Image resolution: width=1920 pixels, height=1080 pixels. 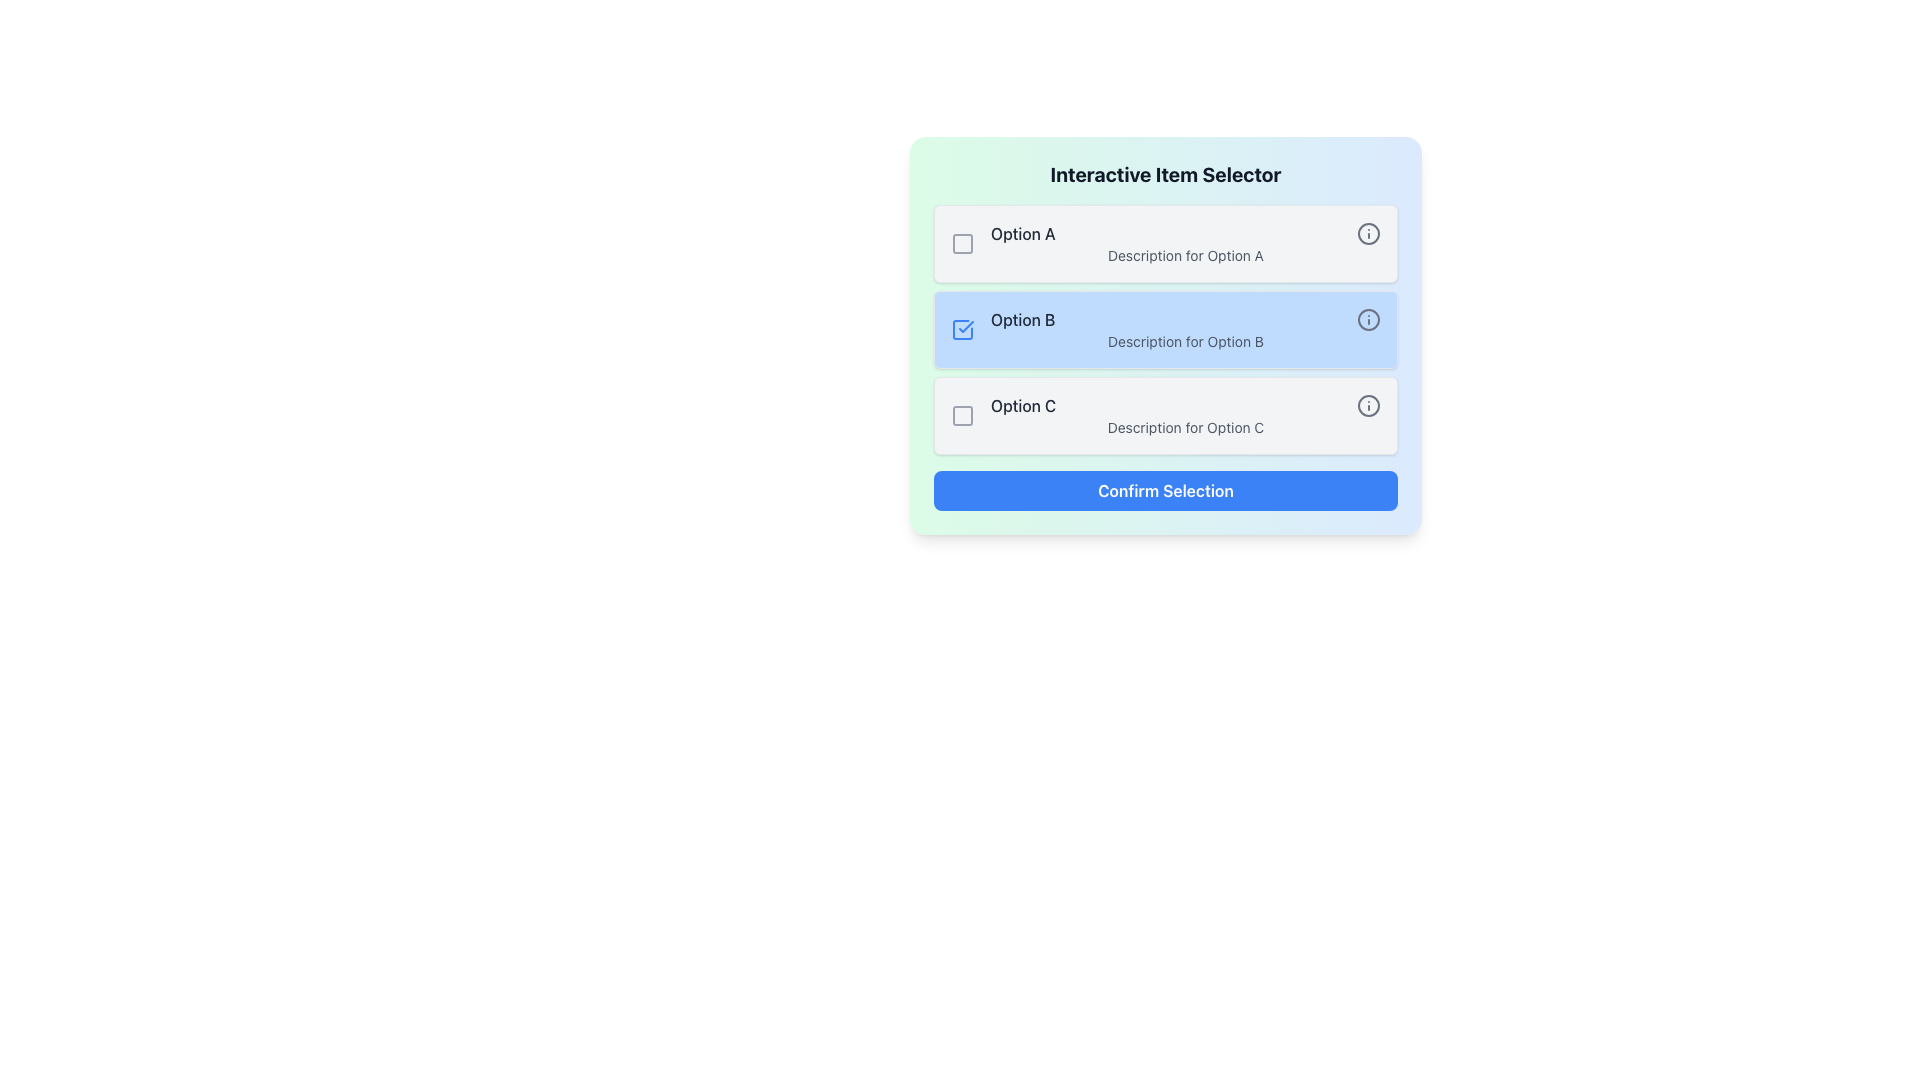 I want to click on the informational icon located at the right end of the 'Option C' selector panel, so click(x=1367, y=405).